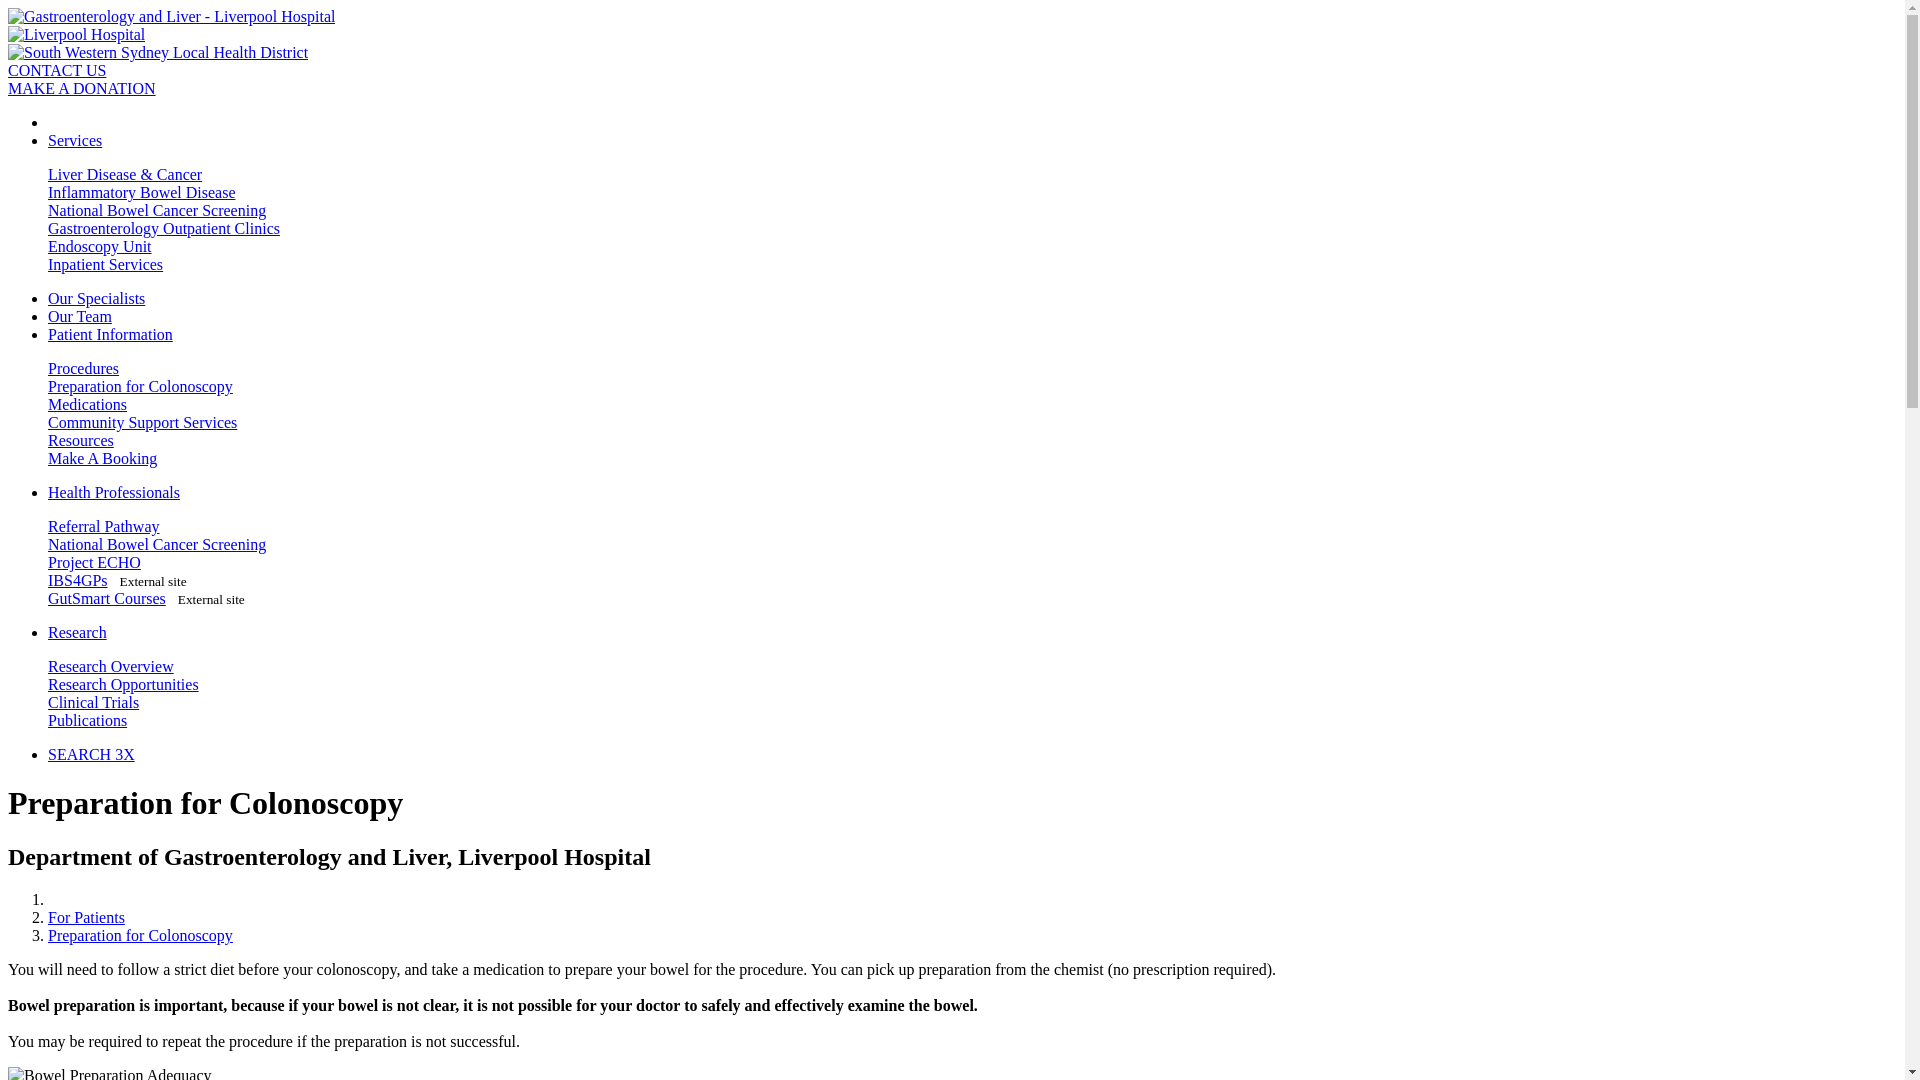 Image resolution: width=1920 pixels, height=1080 pixels. Describe the element at coordinates (90, 754) in the screenshot. I see `'SEARCH 3X'` at that location.